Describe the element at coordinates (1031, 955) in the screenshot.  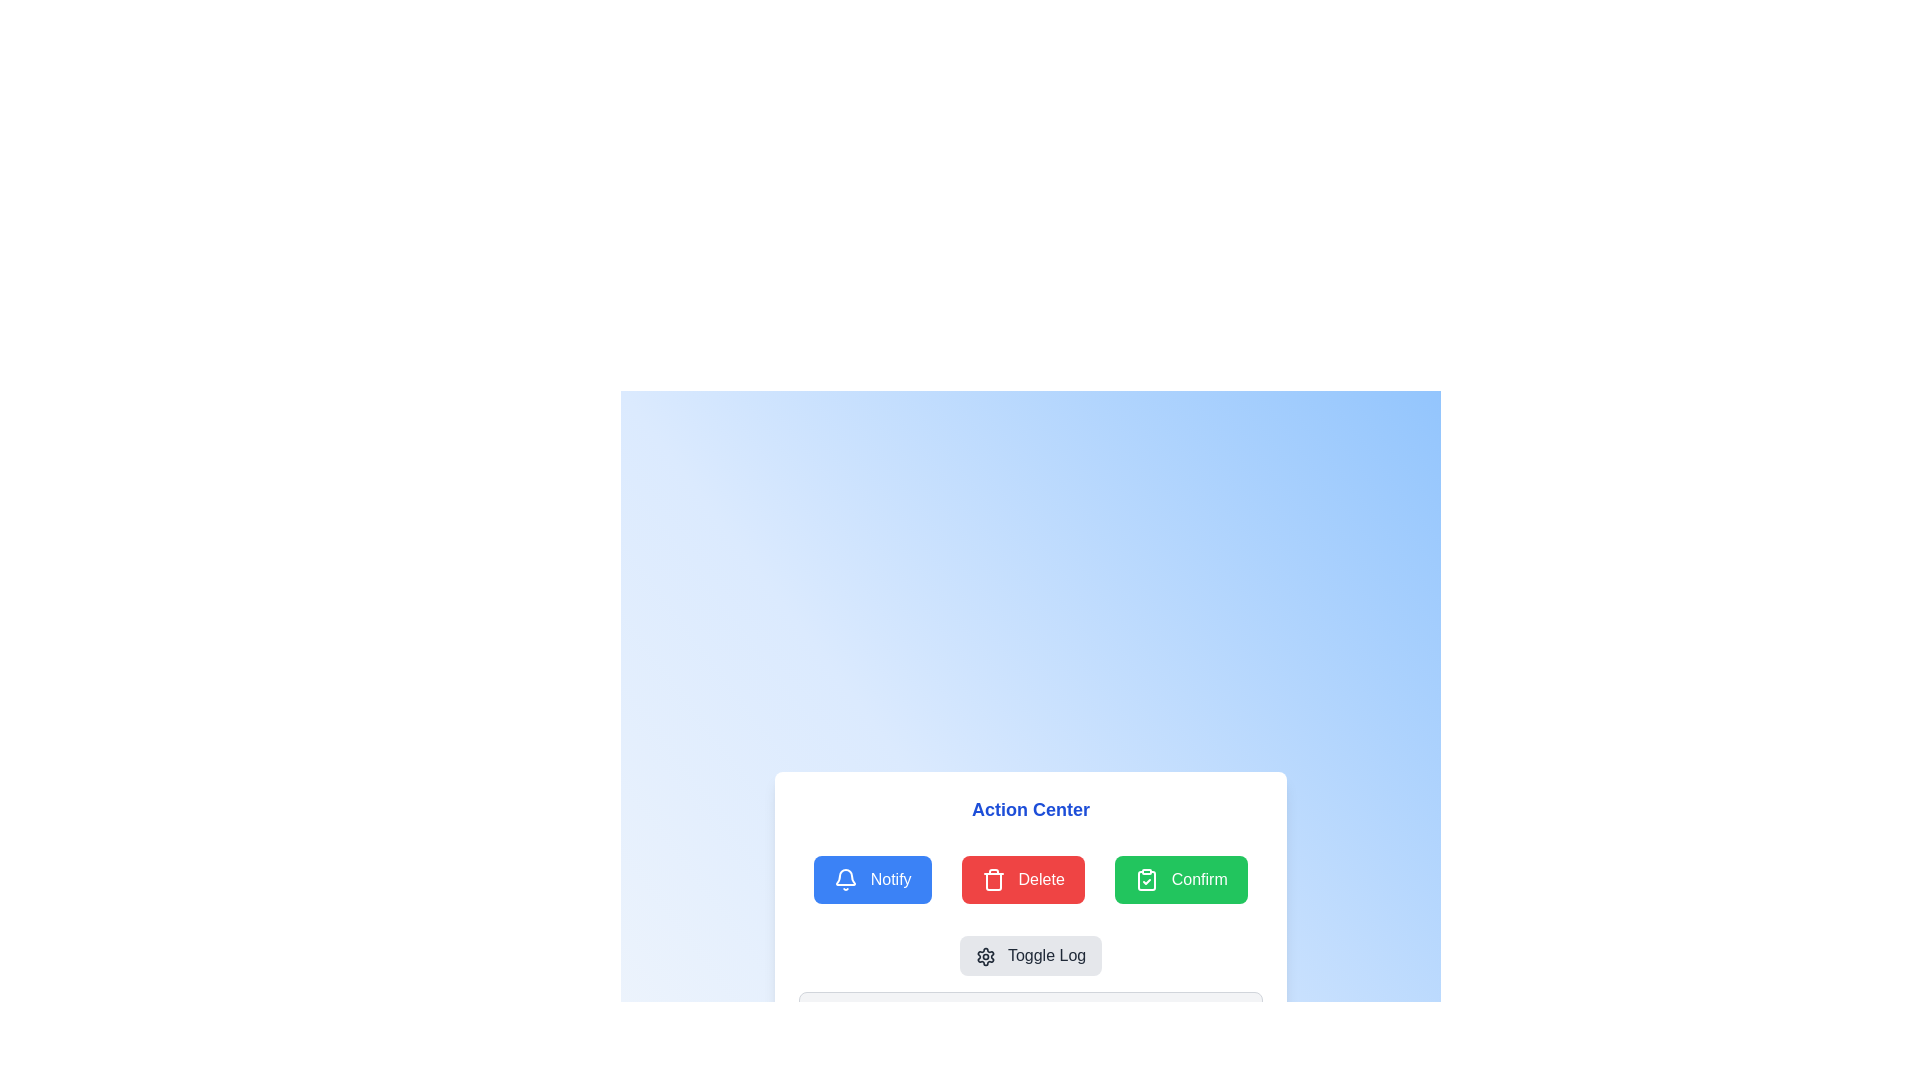
I see `the button that toggles the visibility of the log section in the 'Action Center' panel for a visual effect` at that location.